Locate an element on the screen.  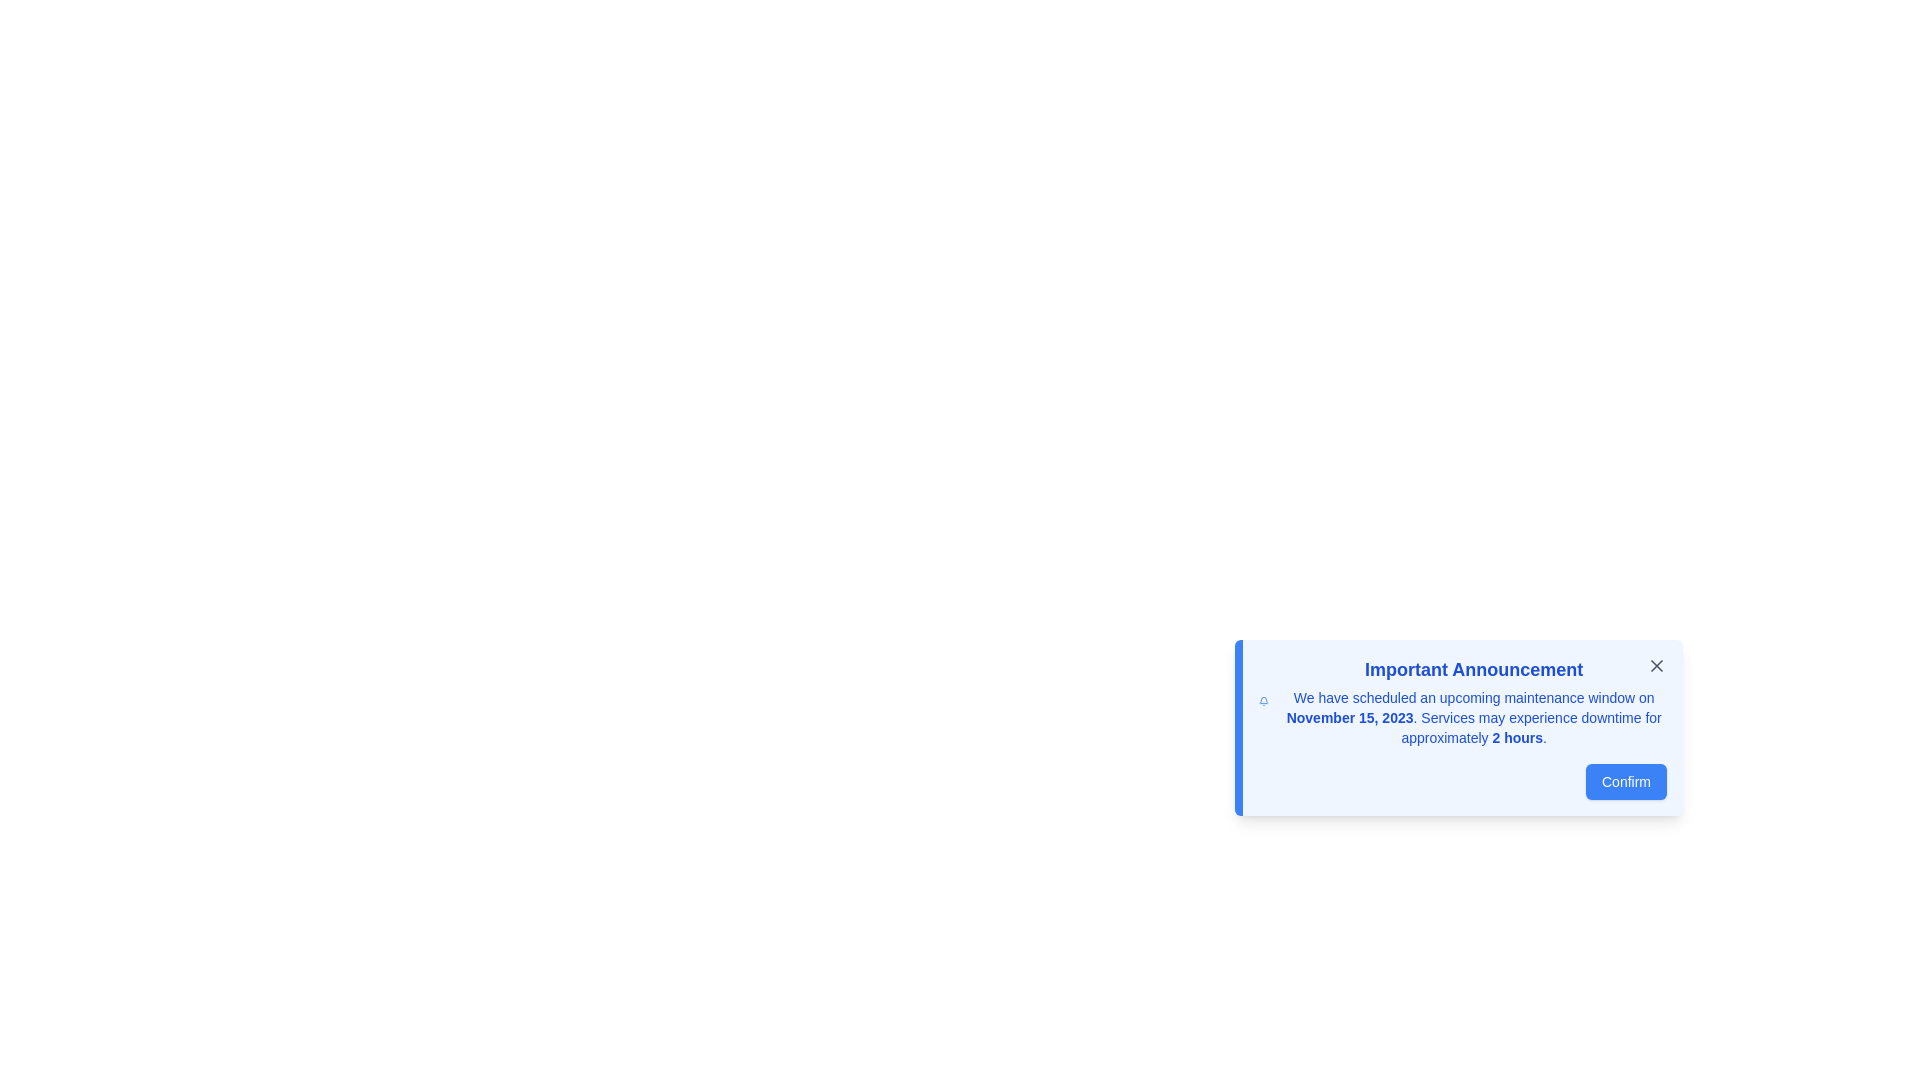
the text label or heading located at the top of the dialog box, summarizing the purpose of the content within is located at coordinates (1474, 670).